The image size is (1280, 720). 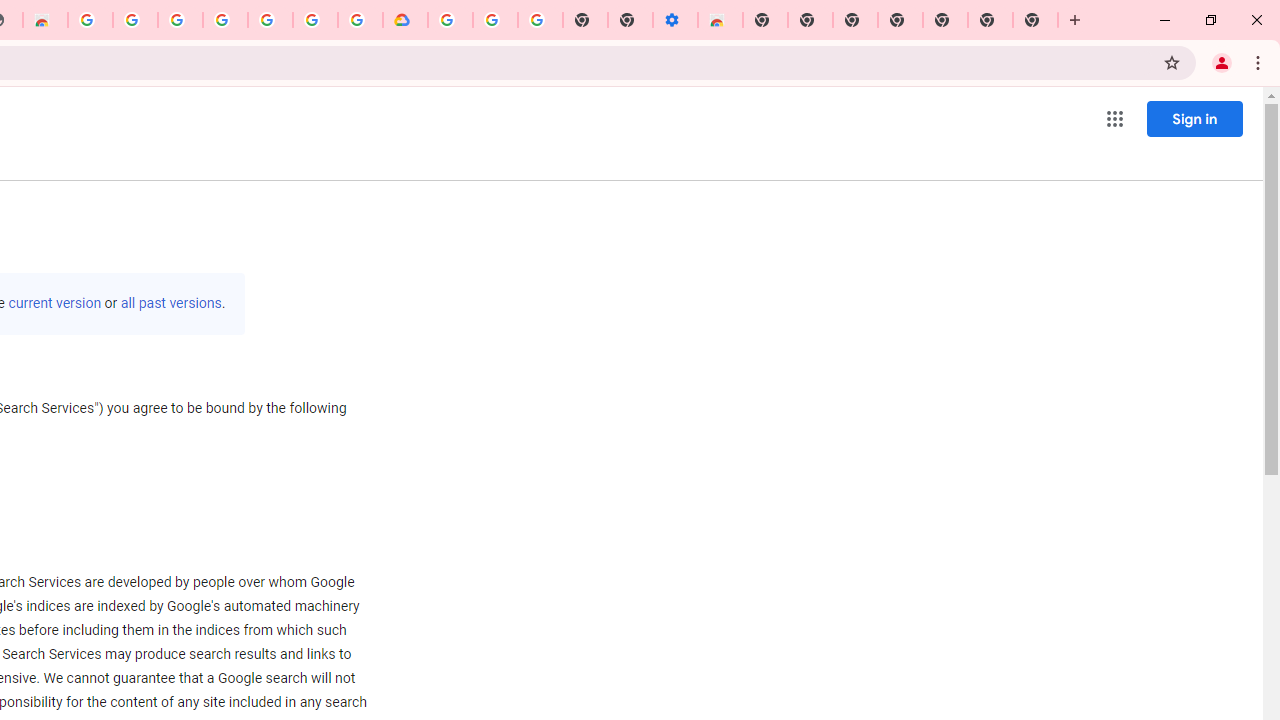 What do you see at coordinates (45, 20) in the screenshot?
I see `'Chrome Web Store - Household'` at bounding box center [45, 20].